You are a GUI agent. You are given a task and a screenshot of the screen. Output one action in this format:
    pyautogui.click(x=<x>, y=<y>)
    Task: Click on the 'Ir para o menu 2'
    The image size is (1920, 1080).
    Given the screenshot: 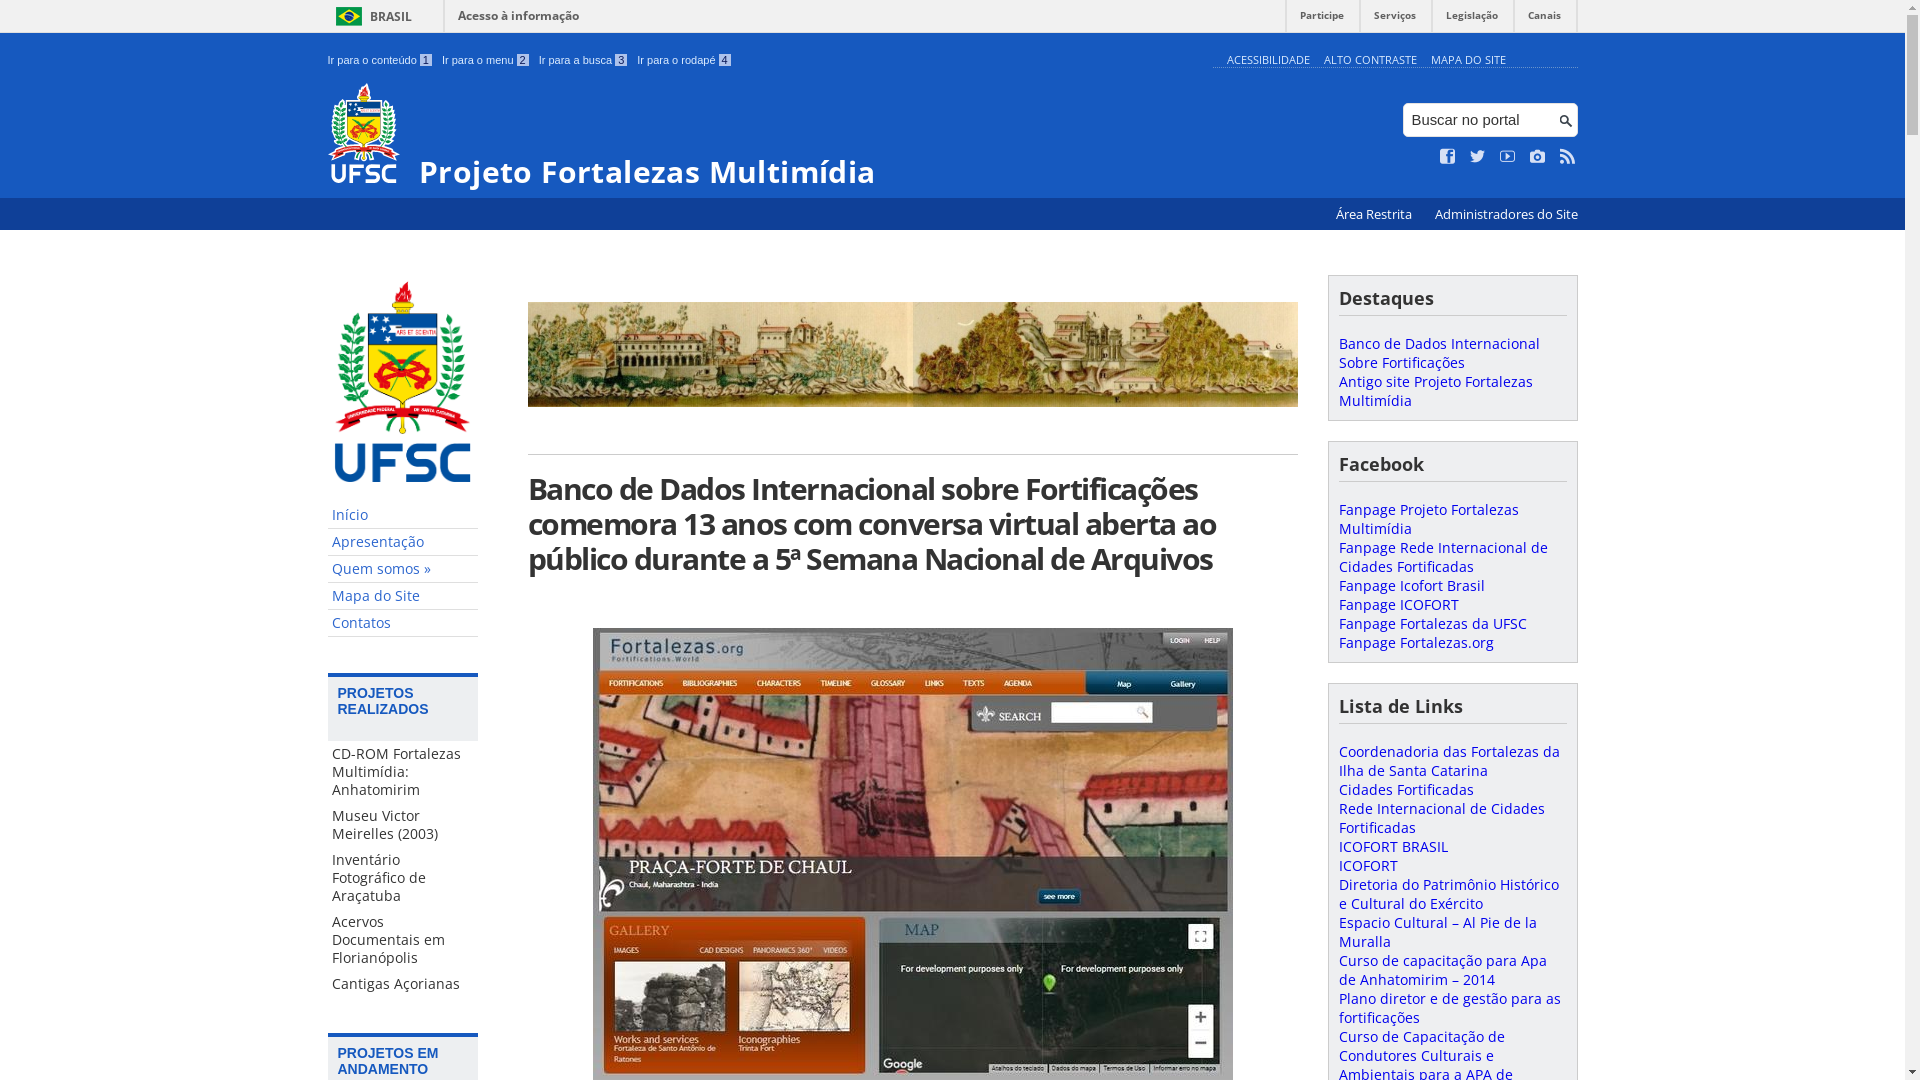 What is the action you would take?
    pyautogui.click(x=485, y=59)
    